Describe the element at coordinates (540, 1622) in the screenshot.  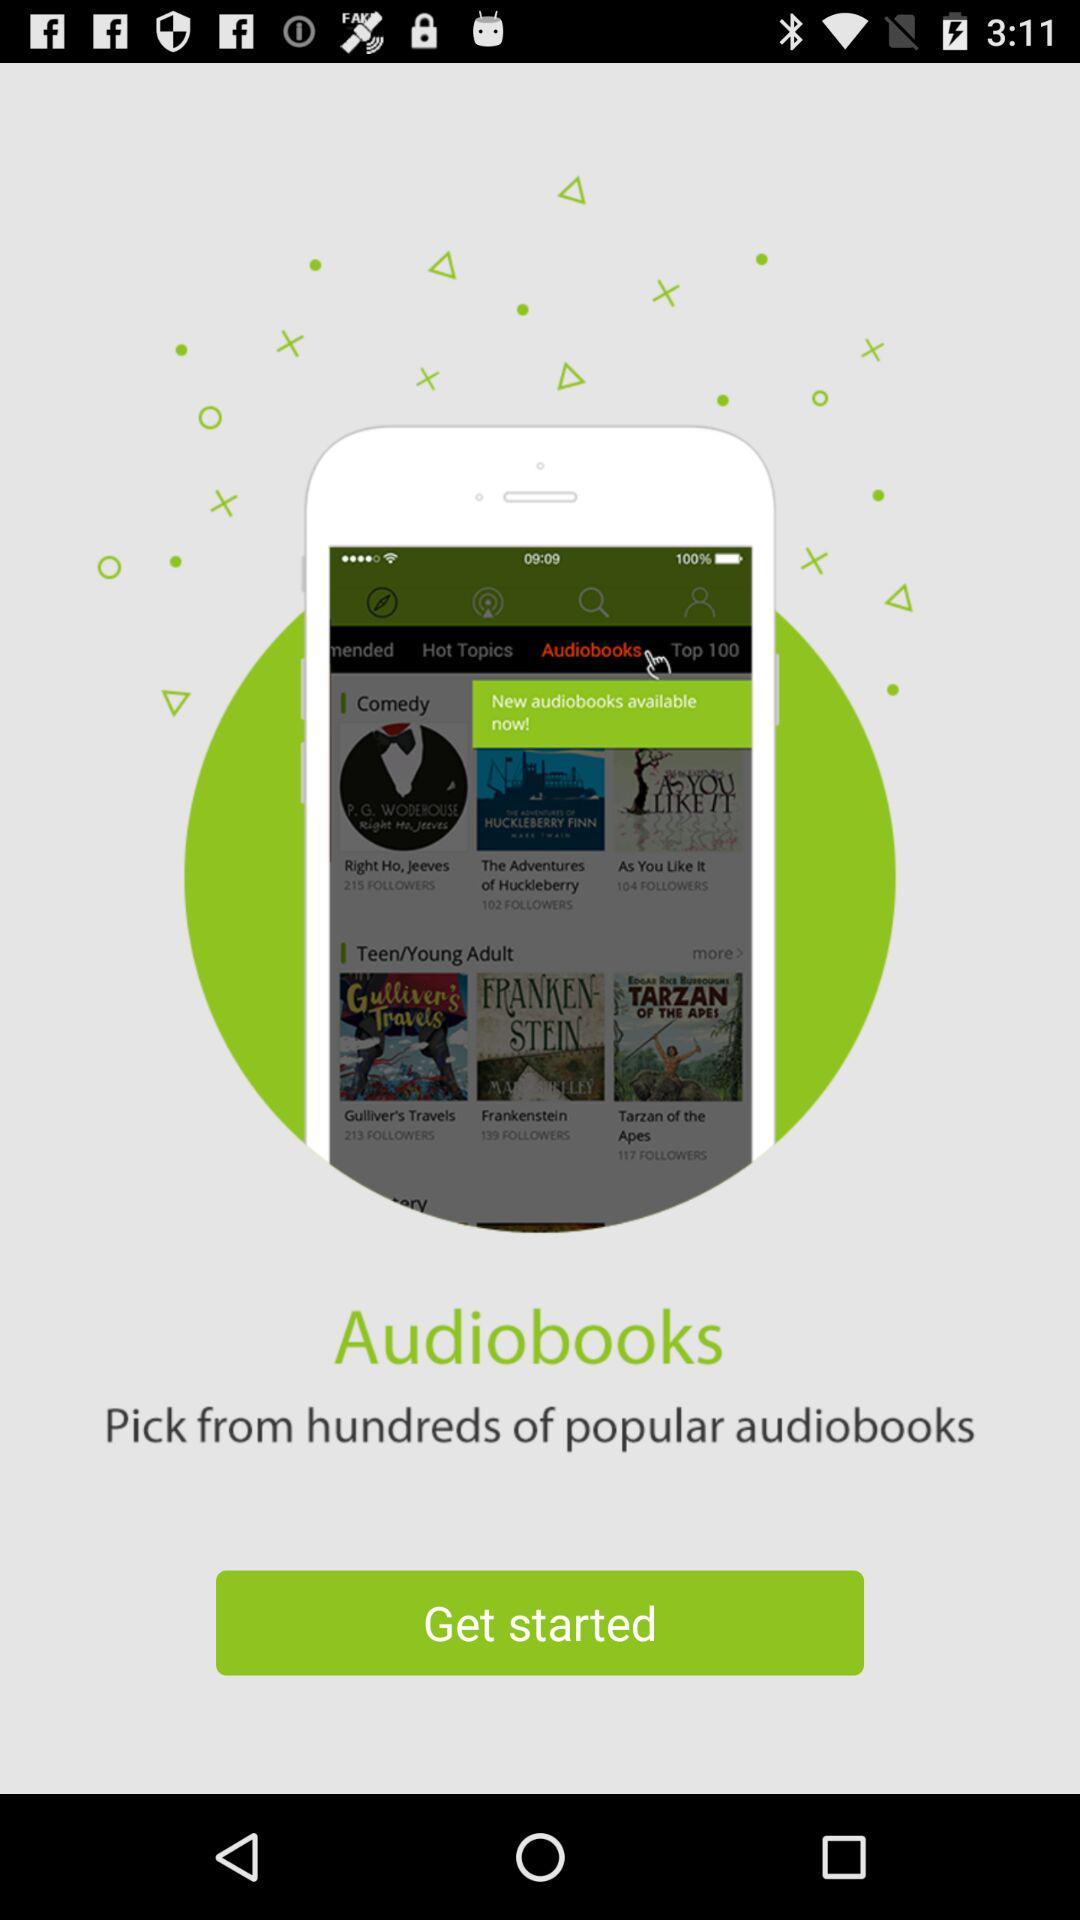
I see `the icon at the bottom` at that location.